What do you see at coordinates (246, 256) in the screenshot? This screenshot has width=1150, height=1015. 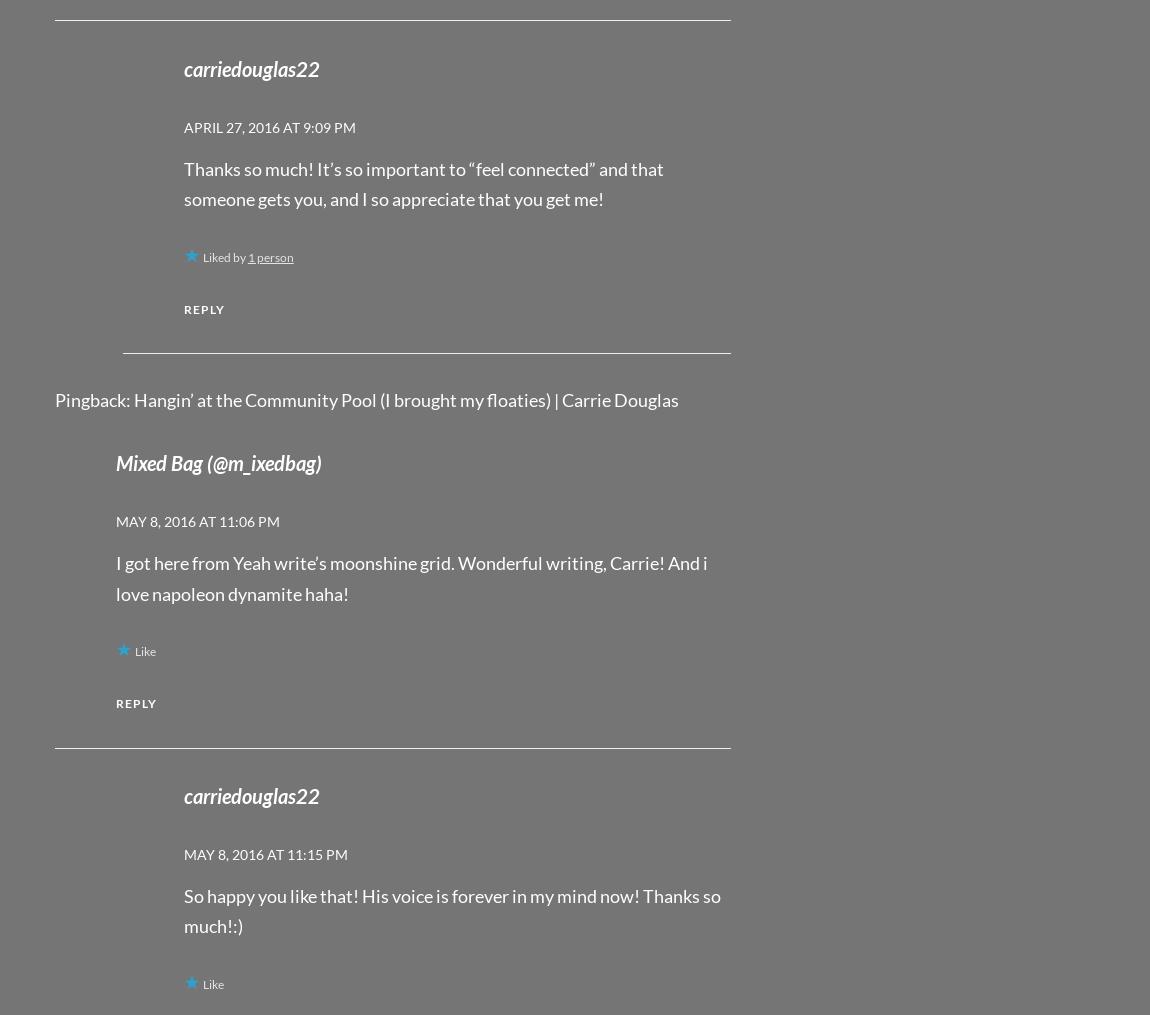 I see `'1 person'` at bounding box center [246, 256].